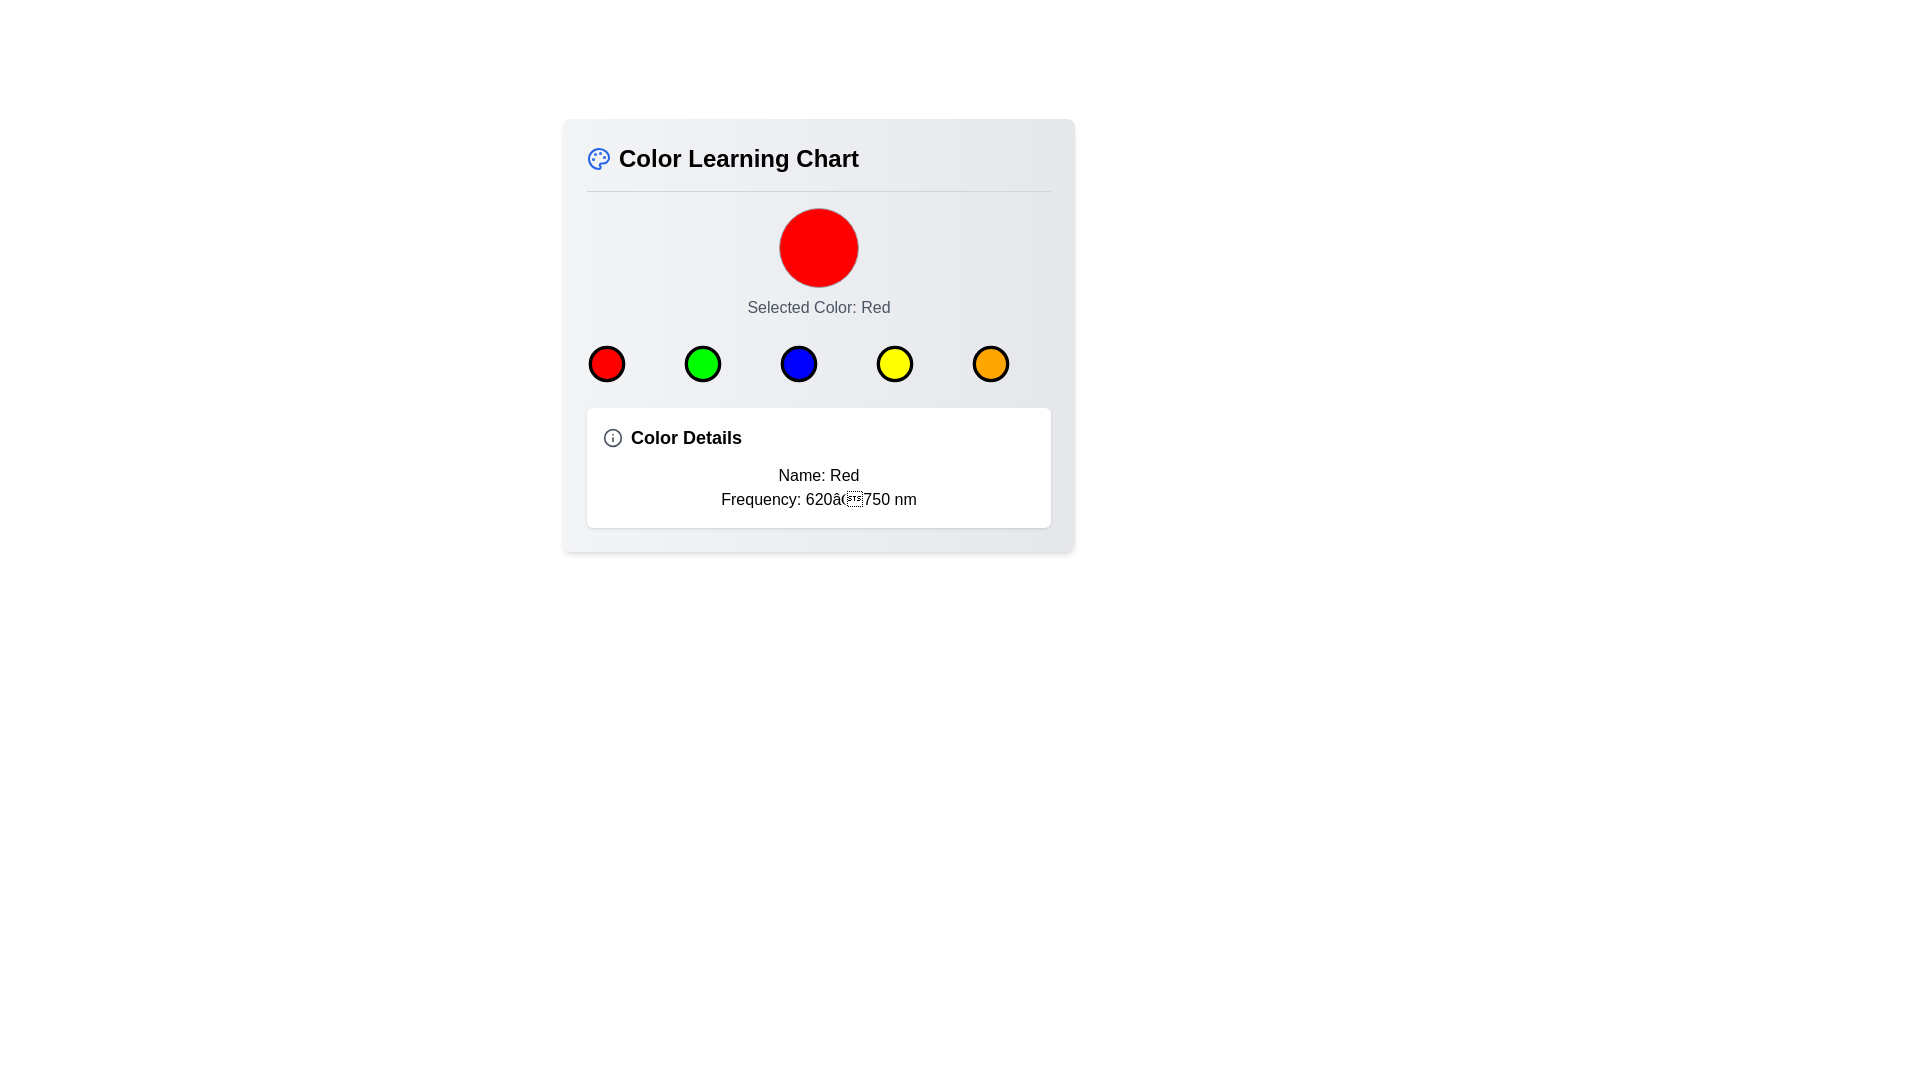 This screenshot has height=1080, width=1920. I want to click on the information icon located to the left of the 'Color Details' heading, so click(612, 437).